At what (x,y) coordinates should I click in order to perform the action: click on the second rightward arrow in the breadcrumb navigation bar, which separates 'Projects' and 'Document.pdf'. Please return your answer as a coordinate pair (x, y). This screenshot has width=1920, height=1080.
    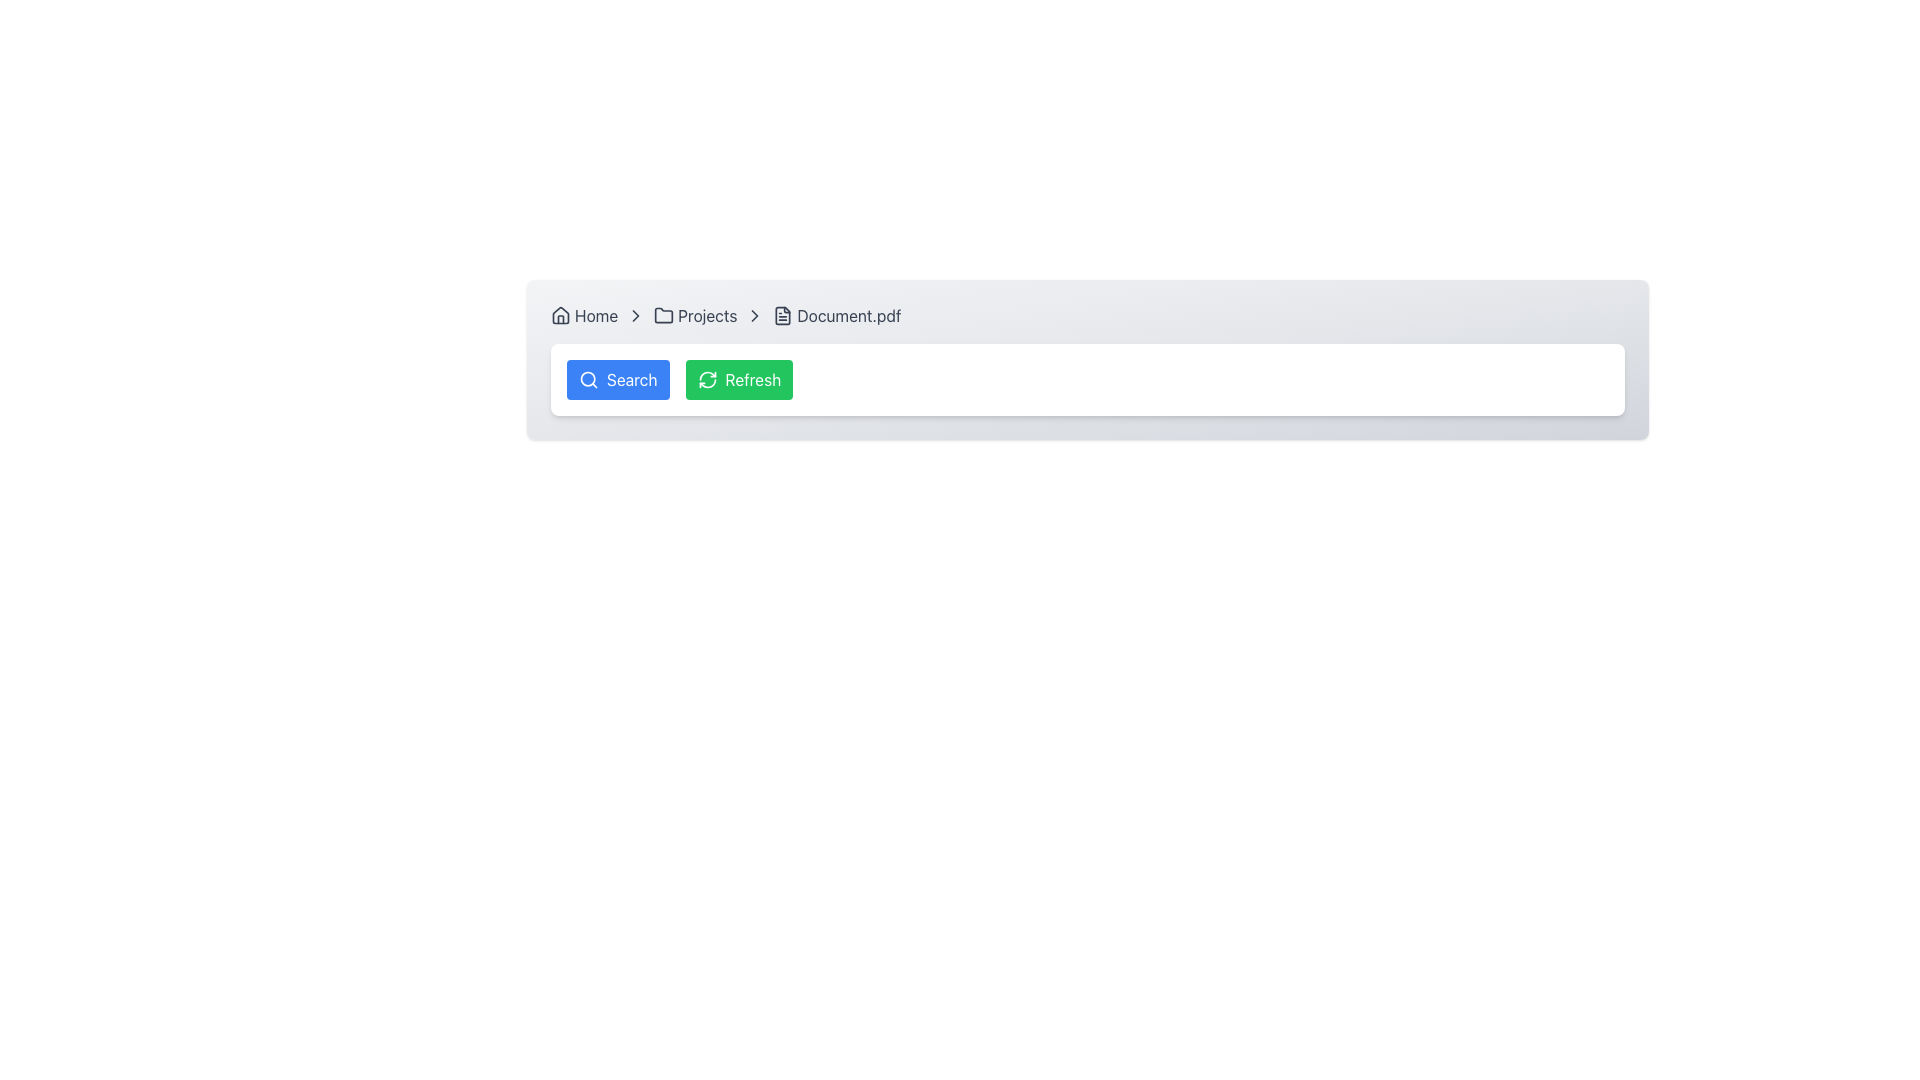
    Looking at the image, I should click on (754, 315).